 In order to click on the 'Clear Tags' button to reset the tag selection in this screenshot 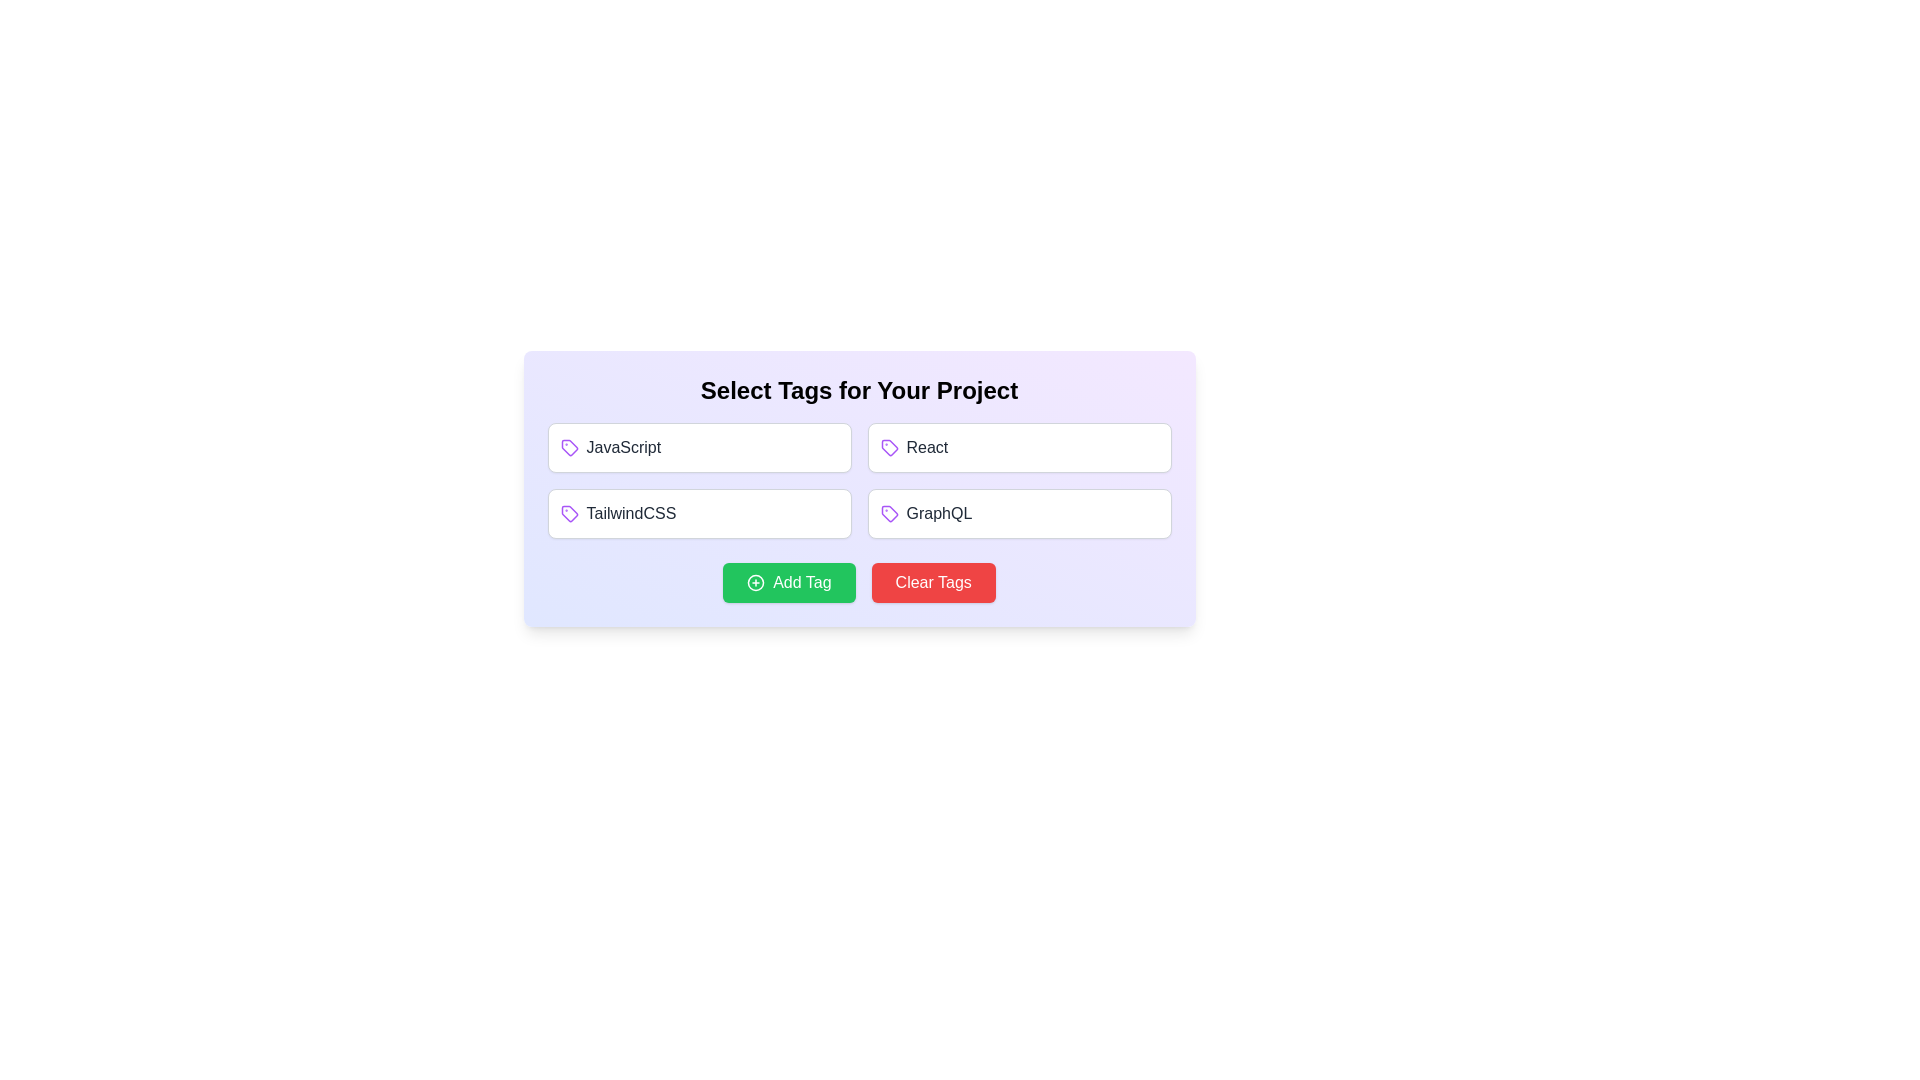, I will do `click(932, 582)`.